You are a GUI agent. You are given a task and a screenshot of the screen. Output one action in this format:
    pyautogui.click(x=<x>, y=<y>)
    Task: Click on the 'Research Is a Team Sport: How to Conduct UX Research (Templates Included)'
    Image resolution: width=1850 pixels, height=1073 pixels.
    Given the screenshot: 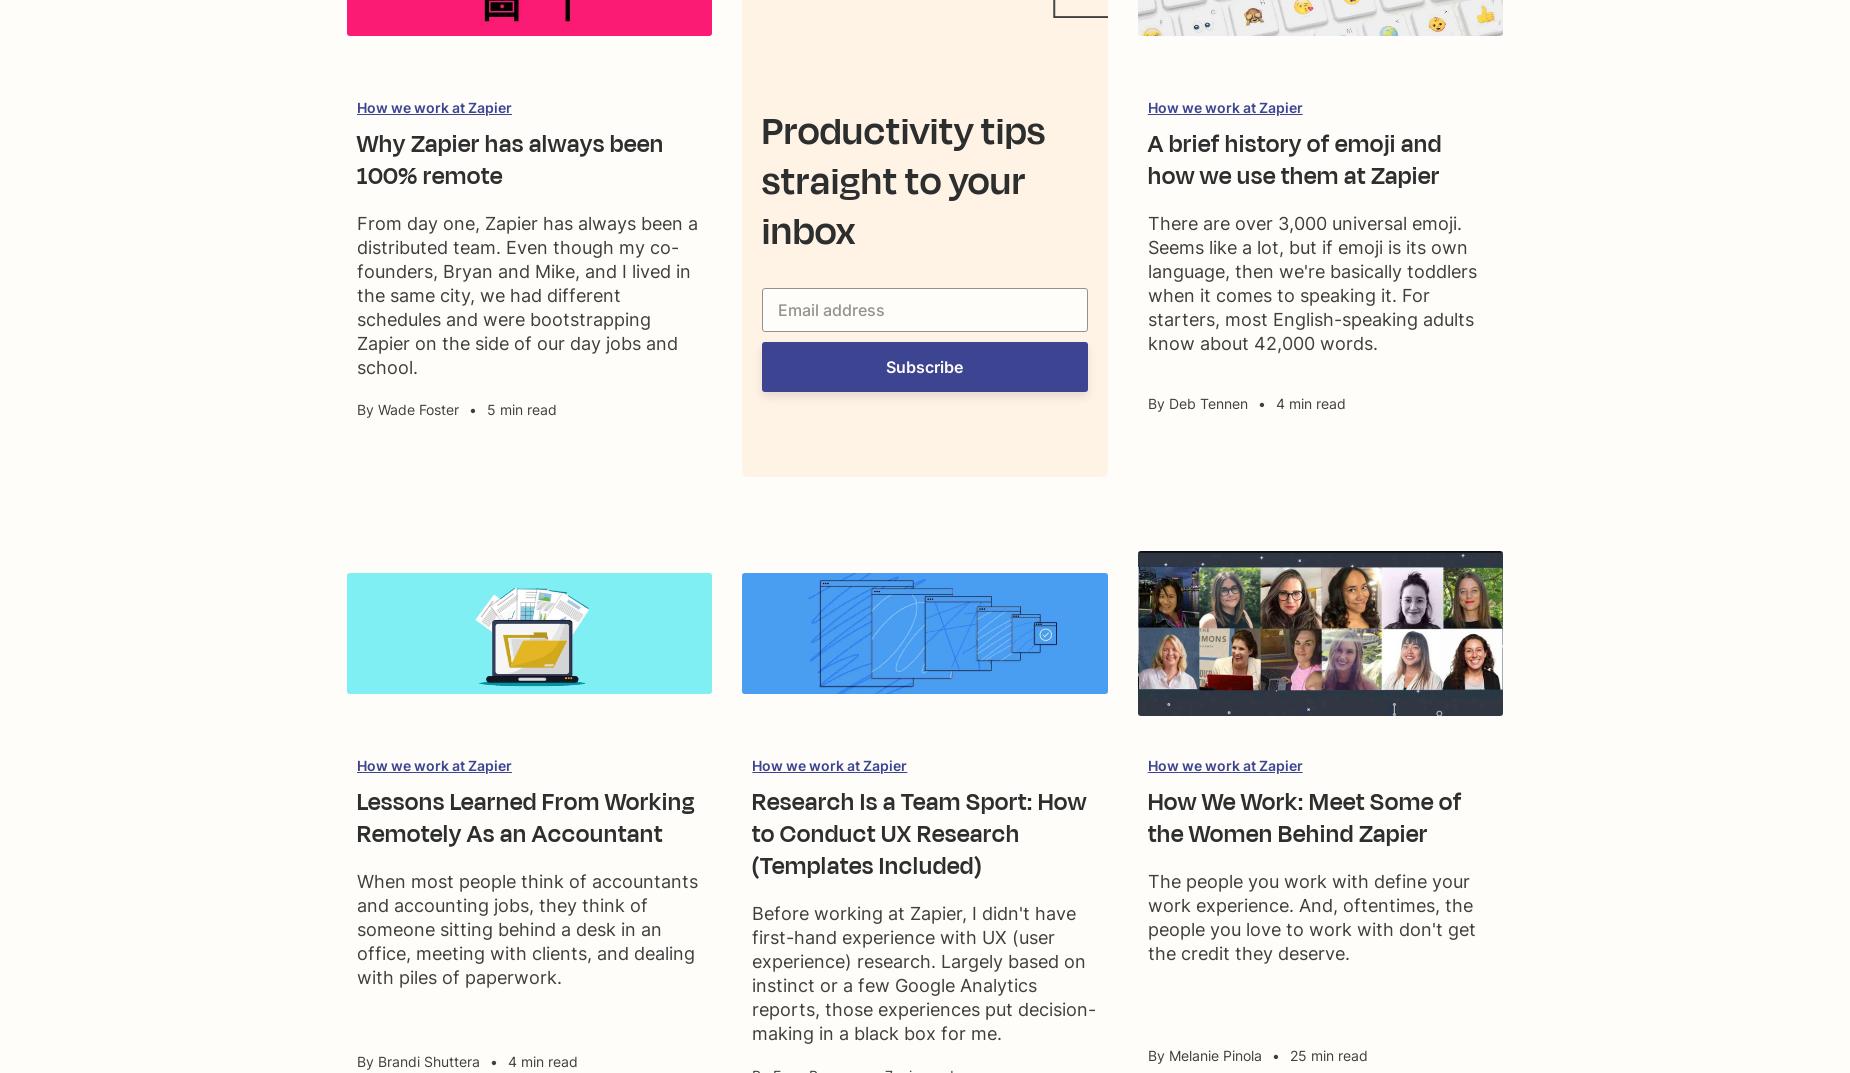 What is the action you would take?
    pyautogui.click(x=919, y=834)
    